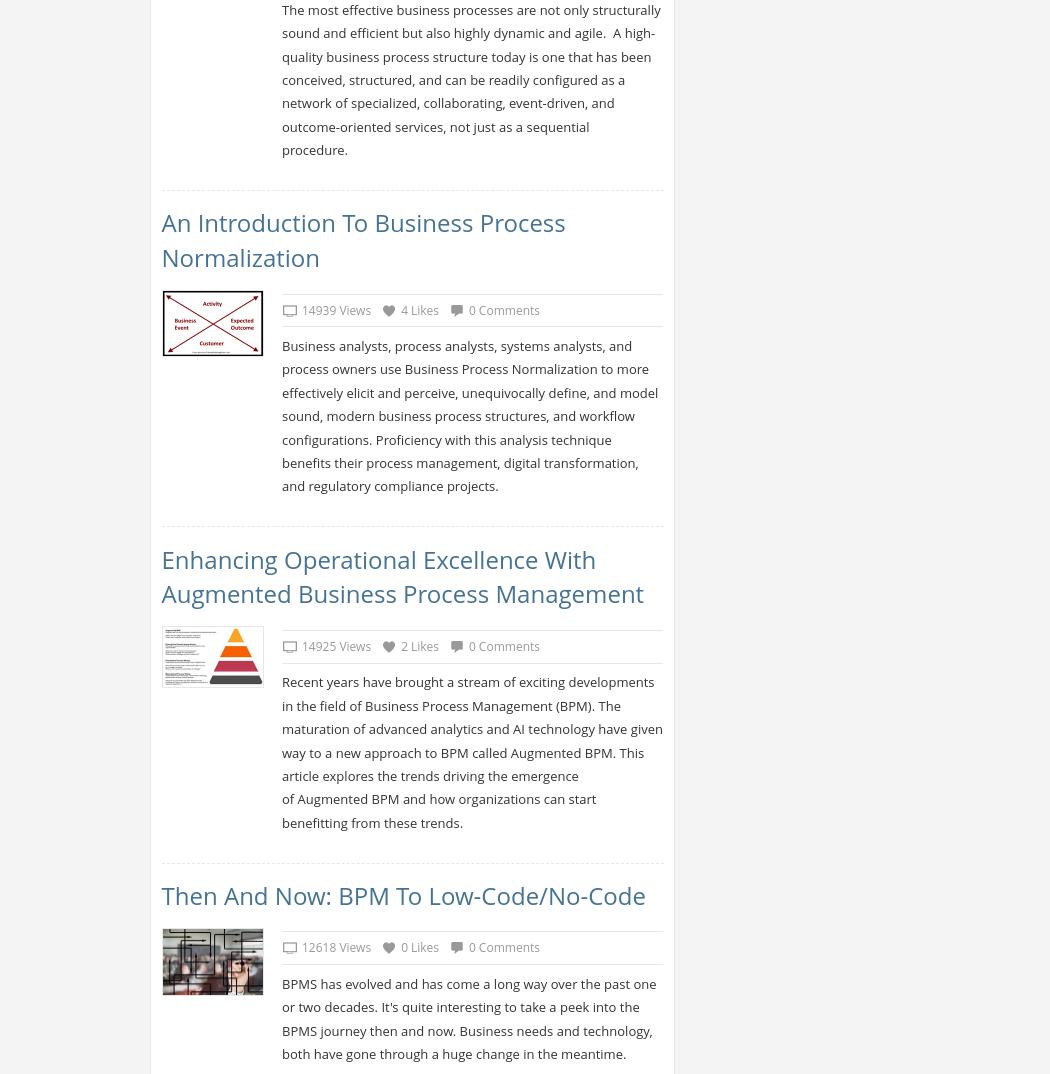  I want to click on 'An Introduction to Business Process Normalization', so click(361, 239).